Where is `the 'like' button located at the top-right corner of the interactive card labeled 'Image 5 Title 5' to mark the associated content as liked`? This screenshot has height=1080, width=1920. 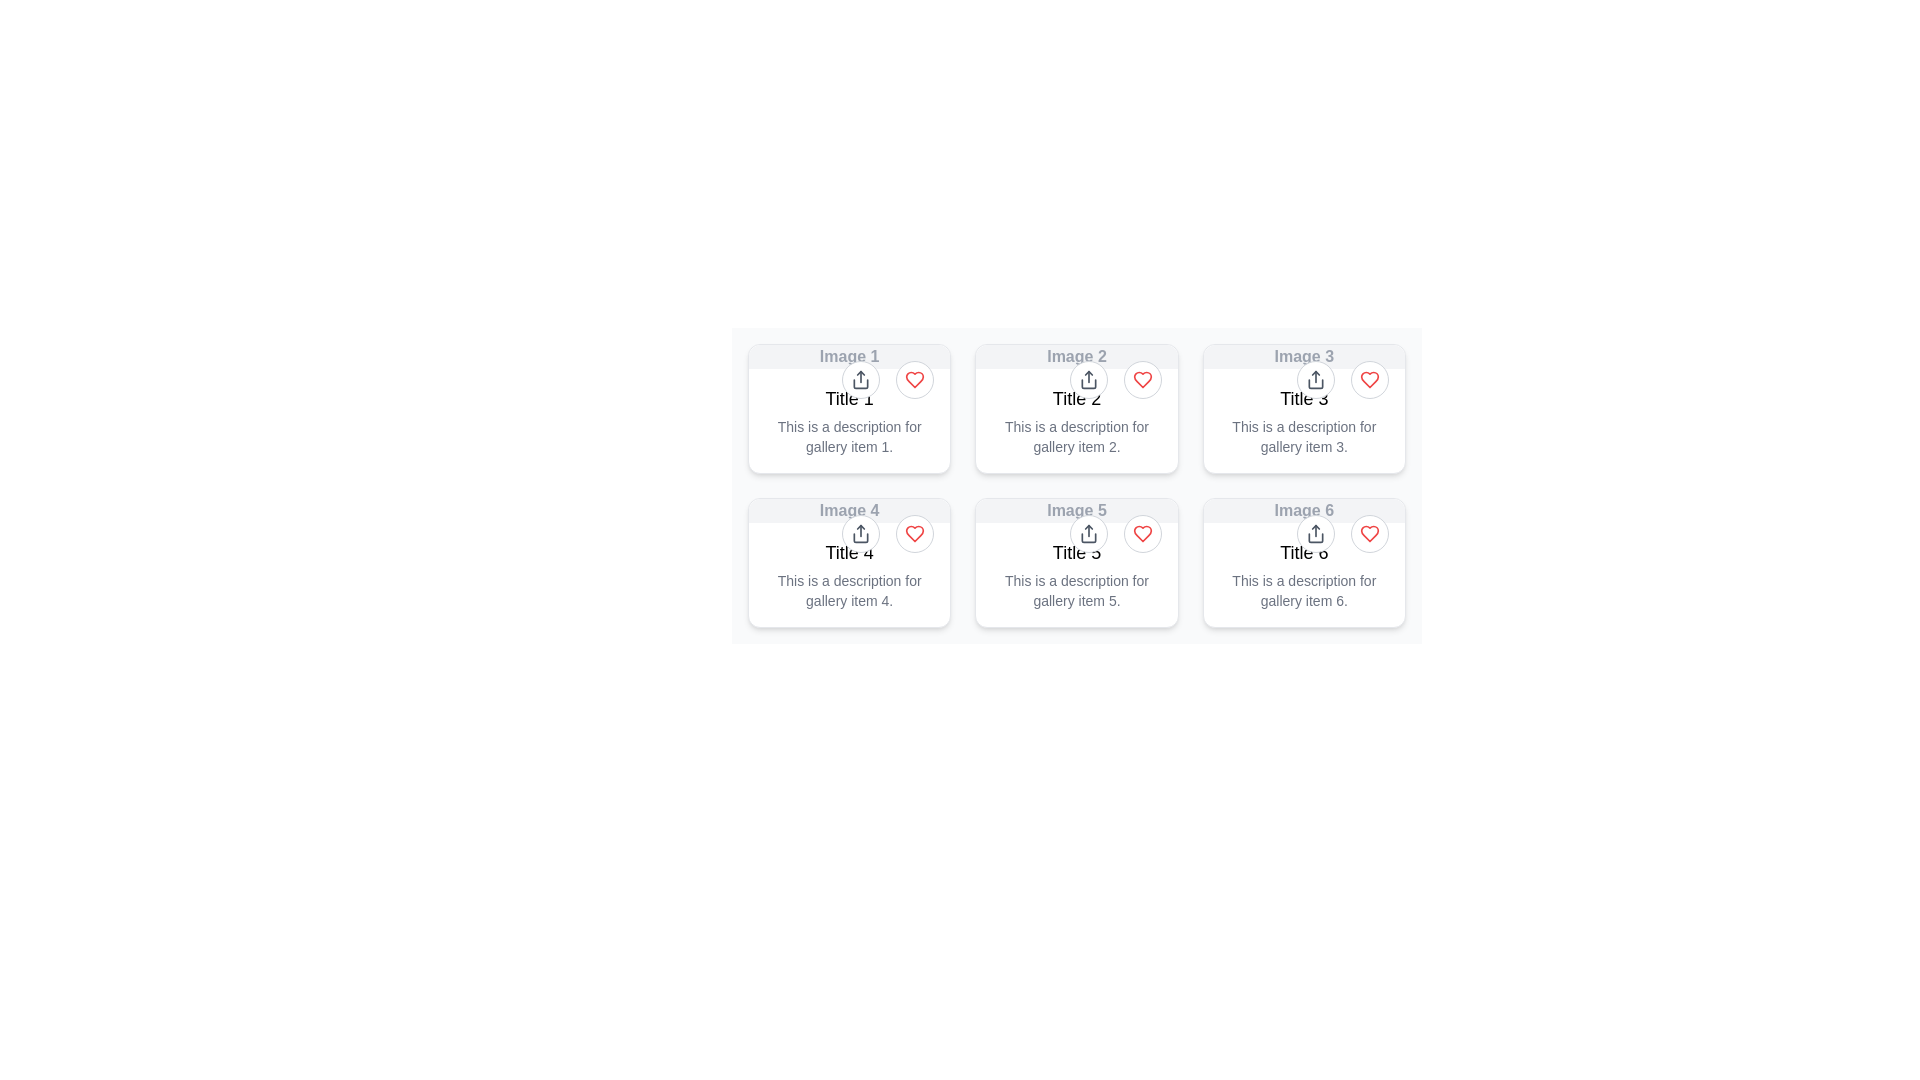
the 'like' button located at the top-right corner of the interactive card labeled 'Image 5 Title 5' to mark the associated content as liked is located at coordinates (1142, 532).